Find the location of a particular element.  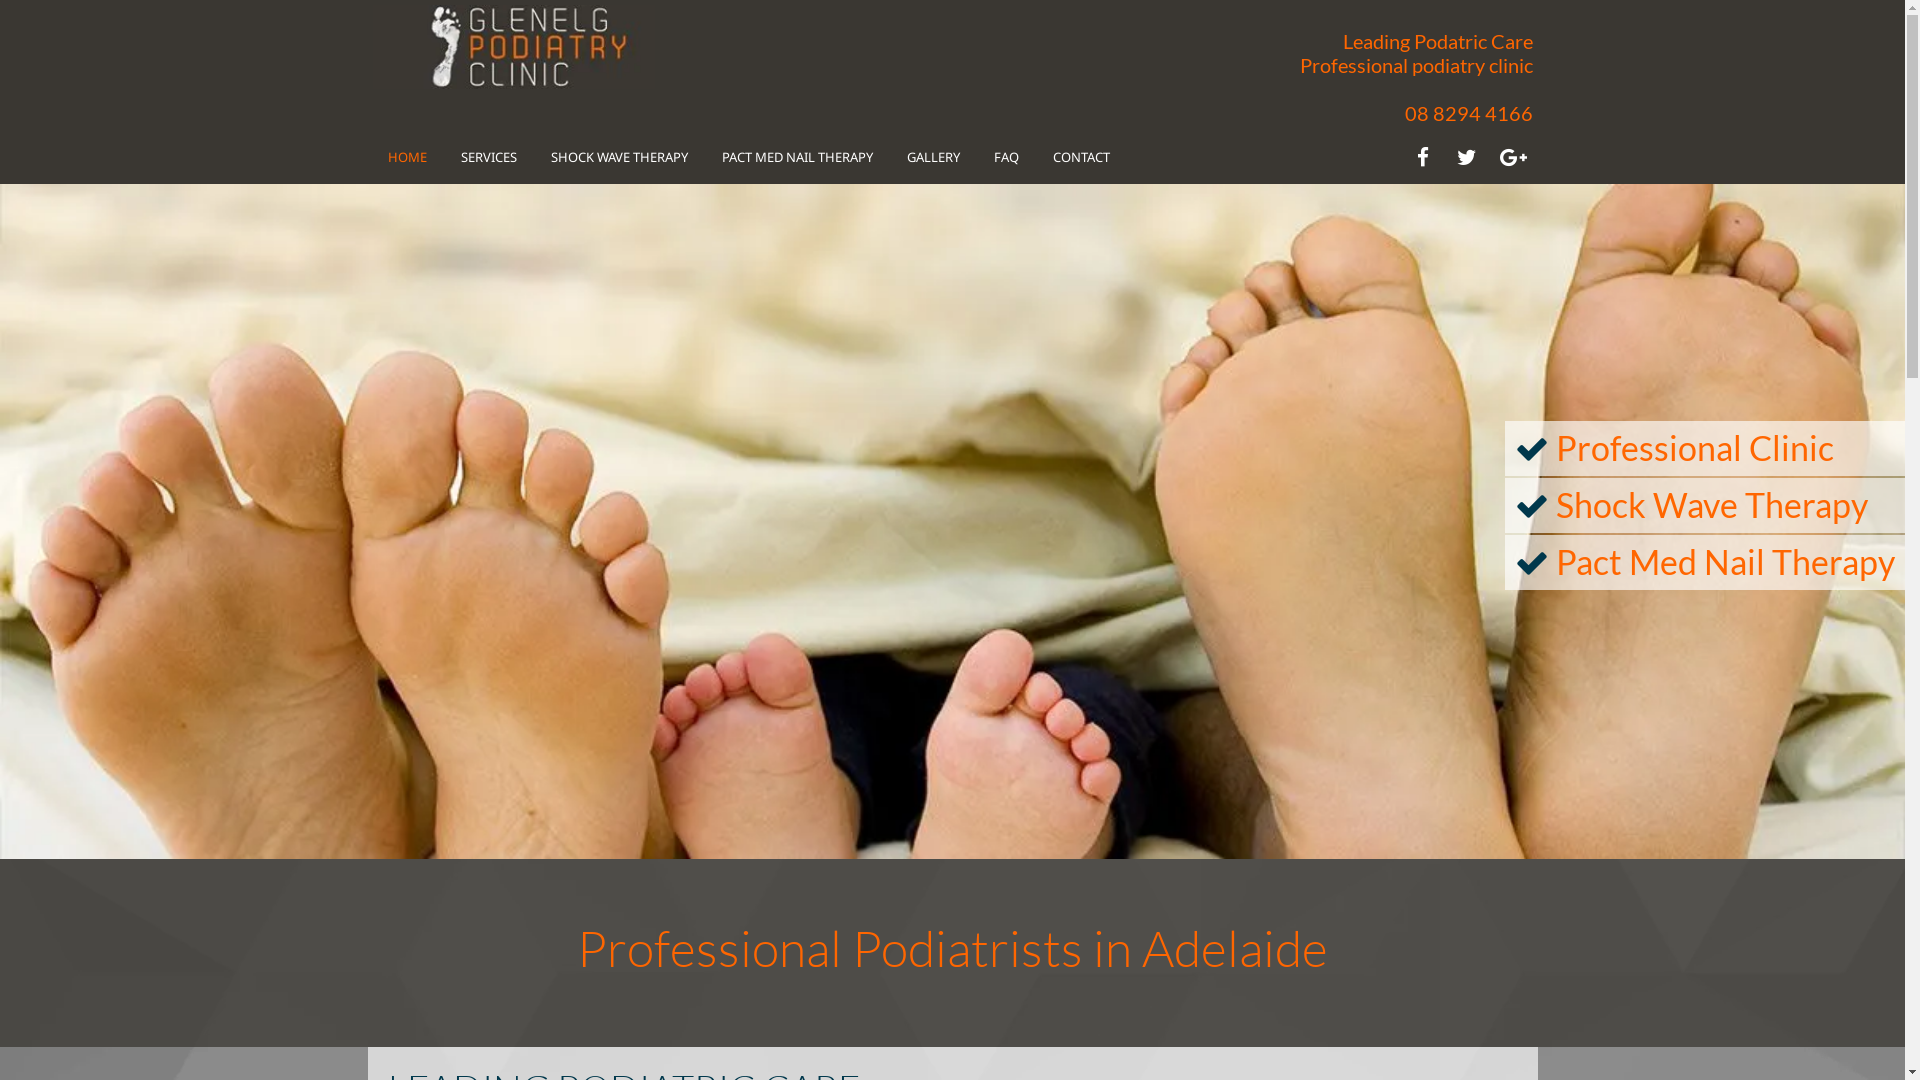

'08 8294 4166' is located at coordinates (1468, 112).